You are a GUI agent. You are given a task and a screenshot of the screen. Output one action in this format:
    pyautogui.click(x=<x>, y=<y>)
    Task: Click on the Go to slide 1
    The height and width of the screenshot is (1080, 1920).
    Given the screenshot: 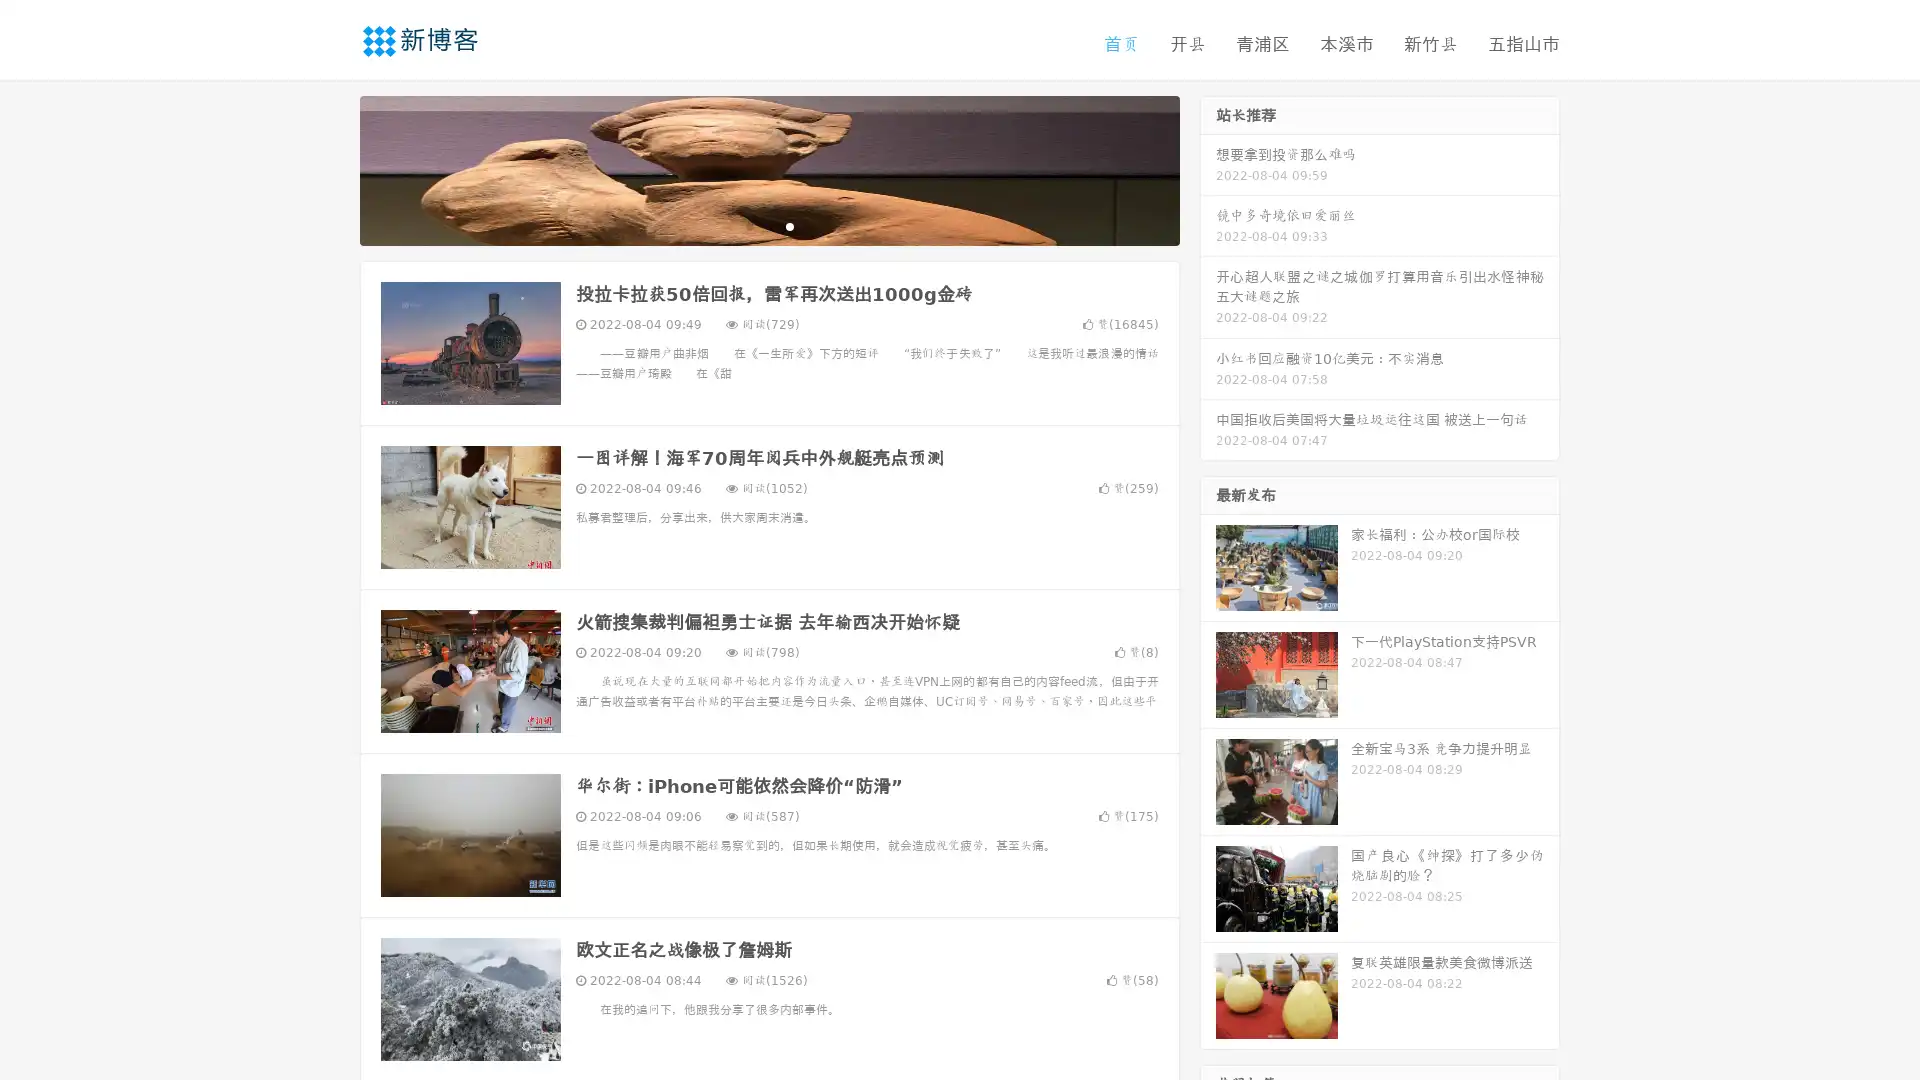 What is the action you would take?
    pyautogui.click(x=748, y=225)
    